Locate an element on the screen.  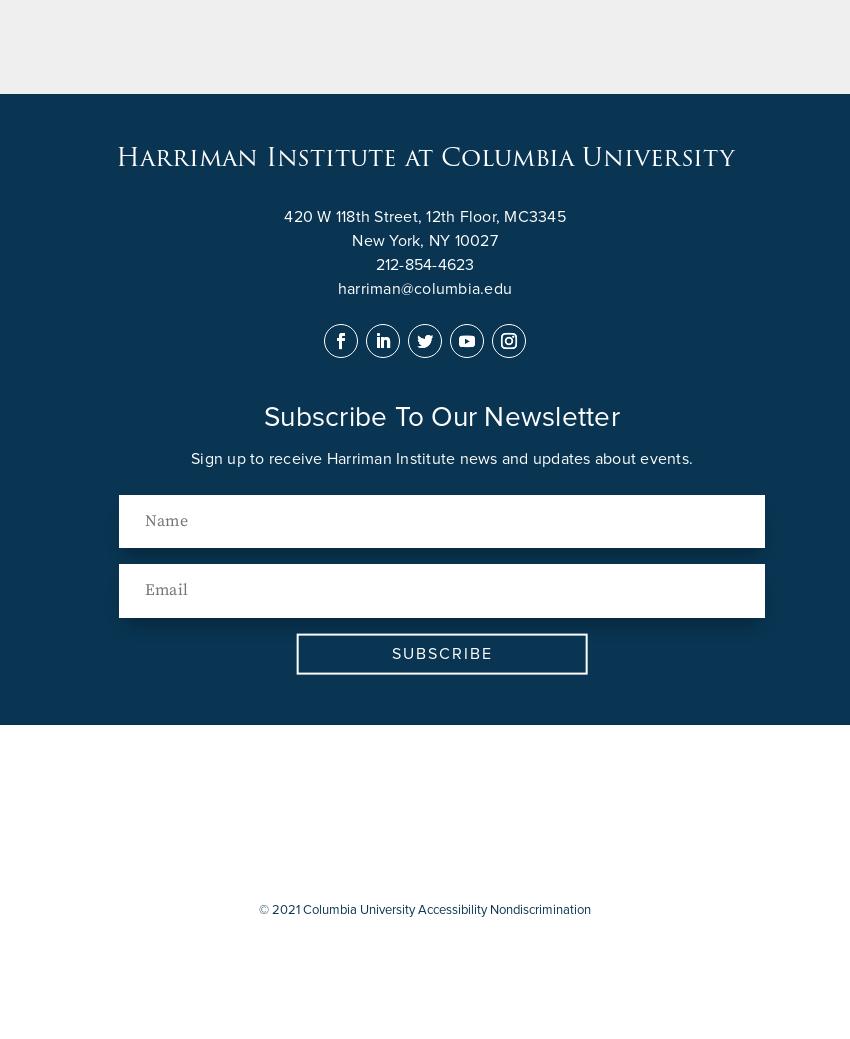
'Accessibility' is located at coordinates (451, 909).